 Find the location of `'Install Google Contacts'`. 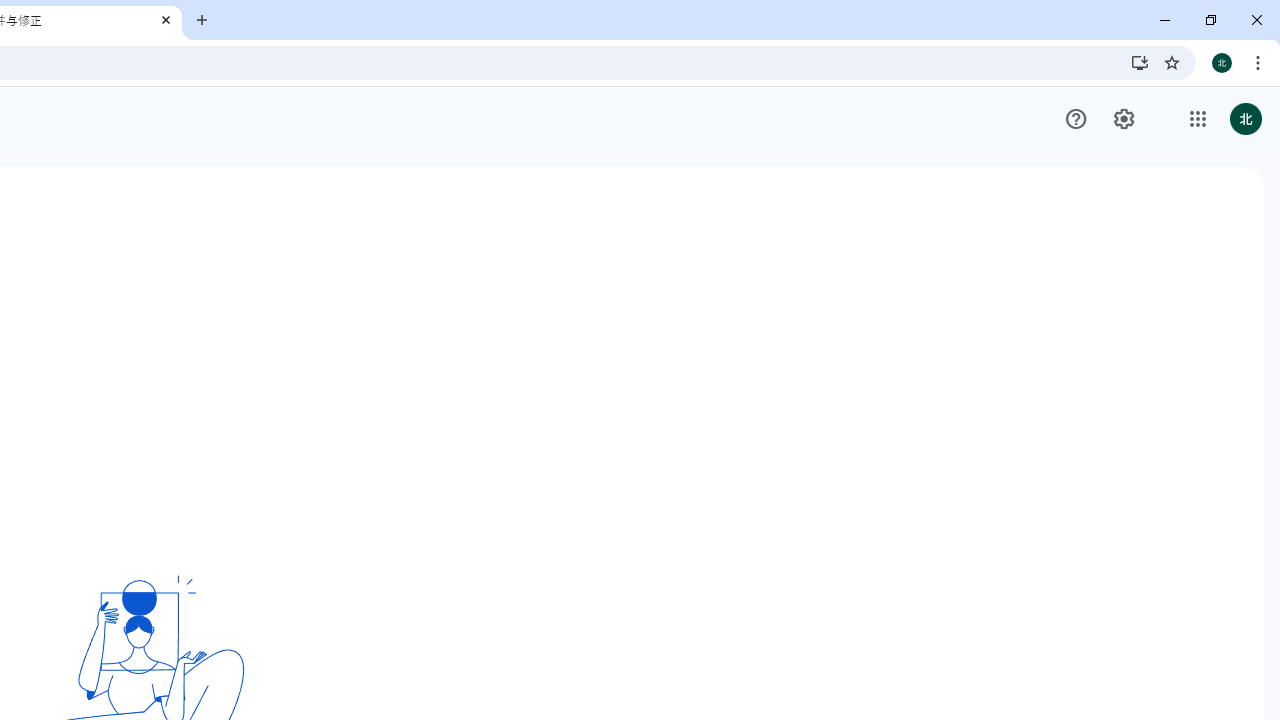

'Install Google Contacts' is located at coordinates (1139, 61).